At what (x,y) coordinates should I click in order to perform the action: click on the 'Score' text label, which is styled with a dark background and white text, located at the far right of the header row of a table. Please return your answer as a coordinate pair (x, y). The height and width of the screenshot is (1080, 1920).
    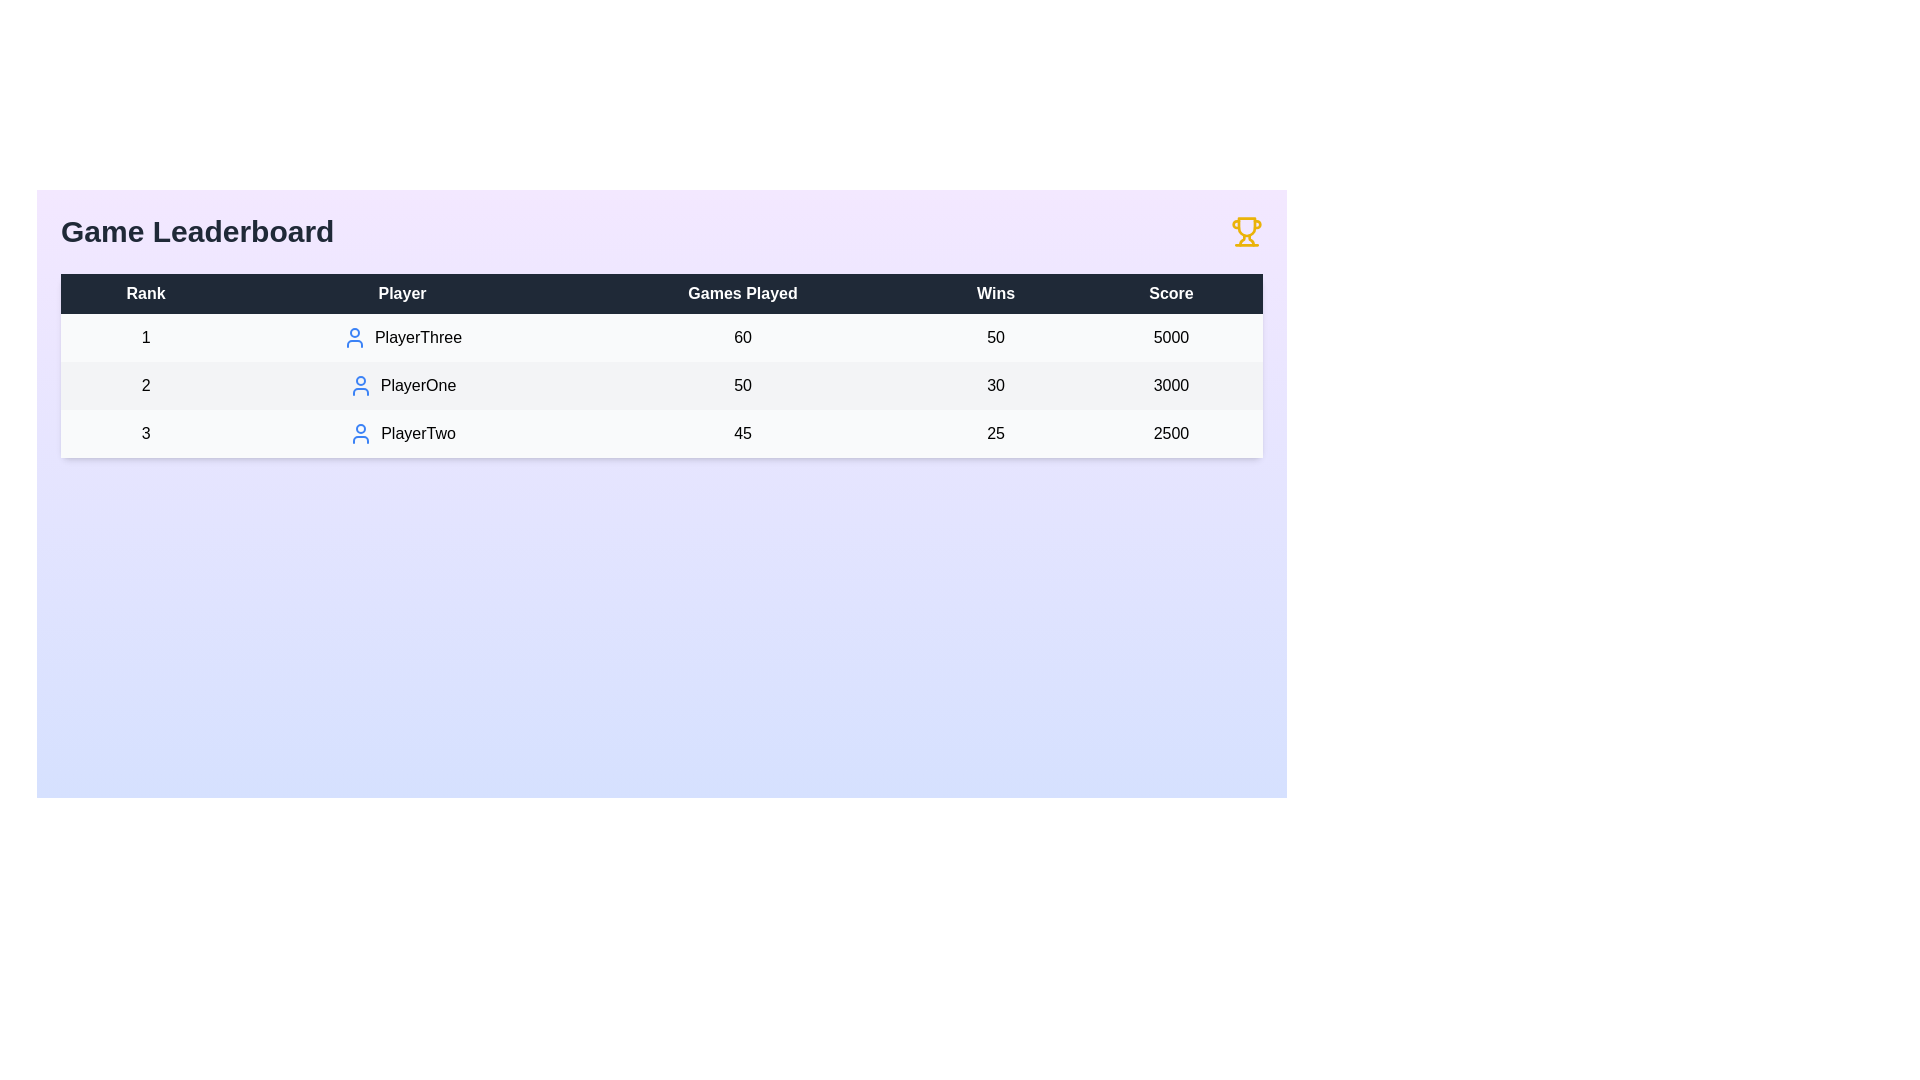
    Looking at the image, I should click on (1171, 293).